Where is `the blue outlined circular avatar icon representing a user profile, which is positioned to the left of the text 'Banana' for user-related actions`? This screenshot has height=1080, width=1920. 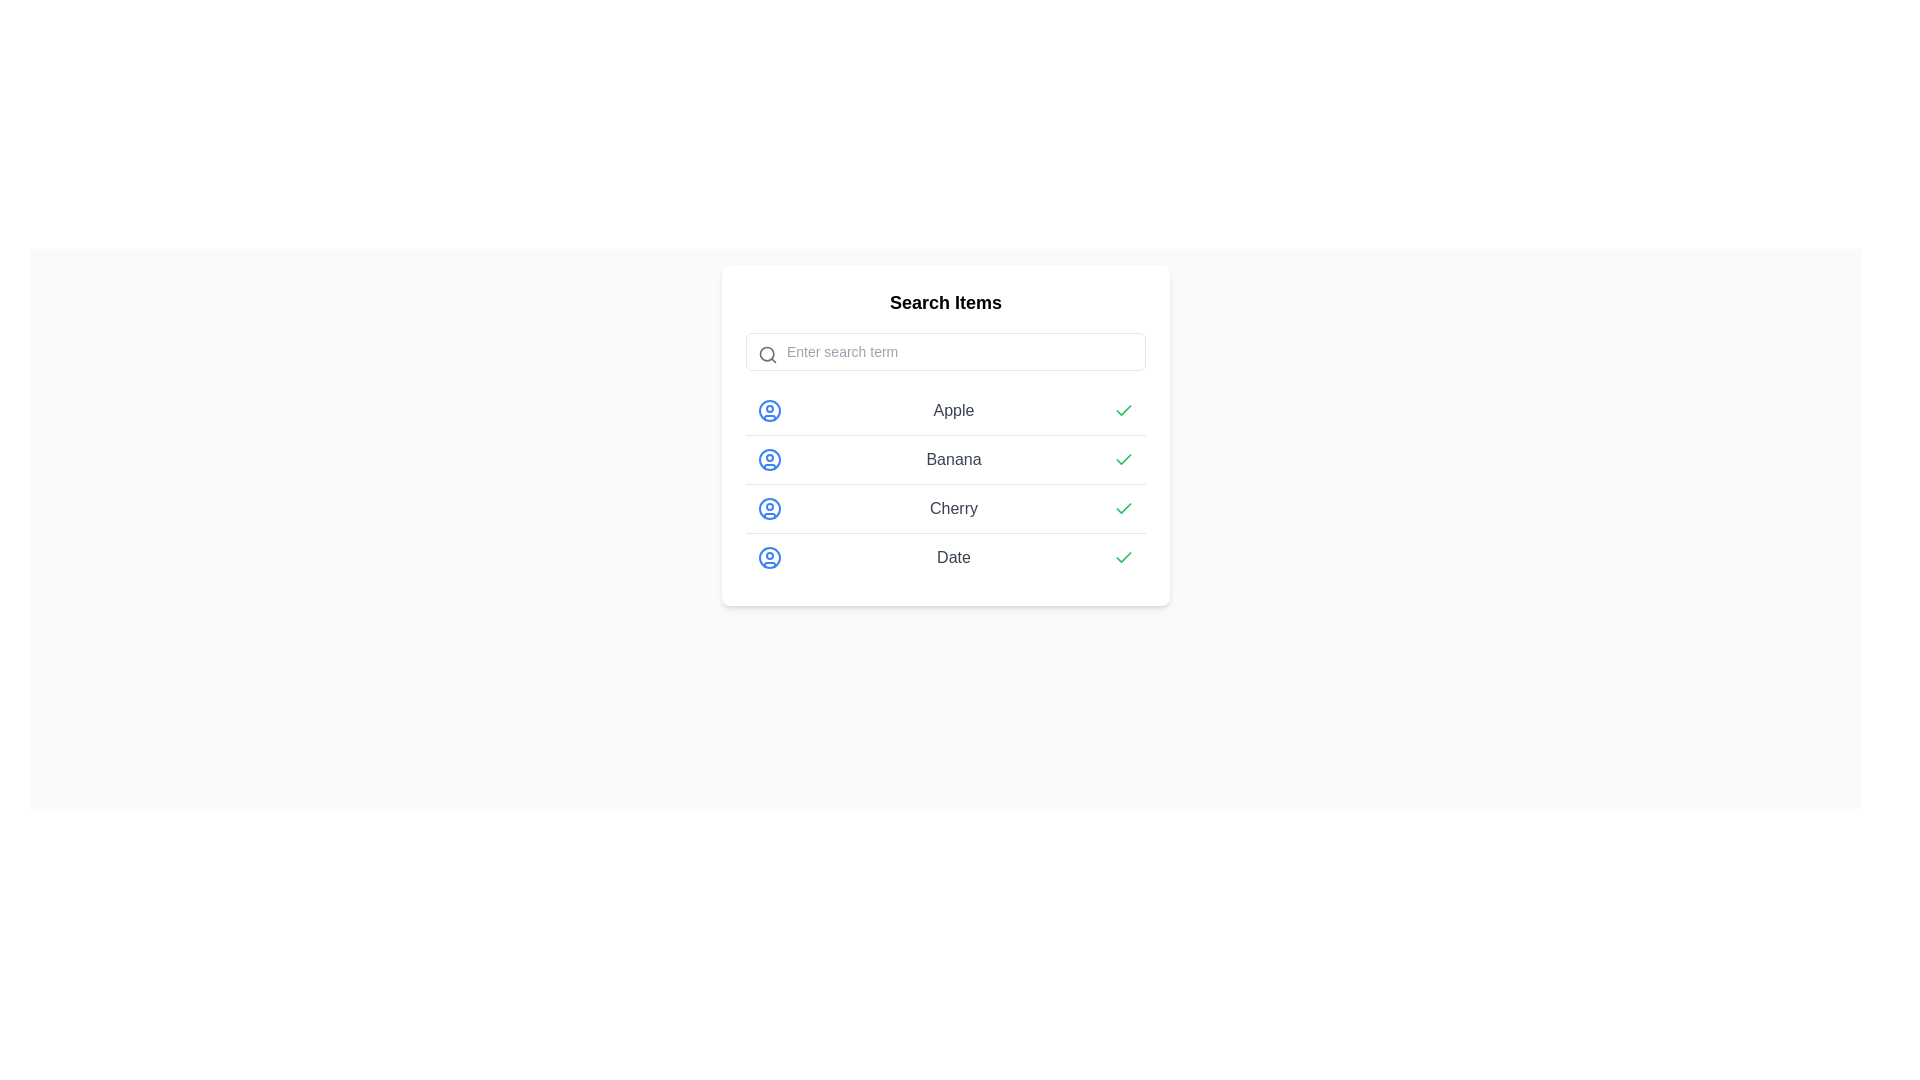 the blue outlined circular avatar icon representing a user profile, which is positioned to the left of the text 'Banana' for user-related actions is located at coordinates (768, 459).